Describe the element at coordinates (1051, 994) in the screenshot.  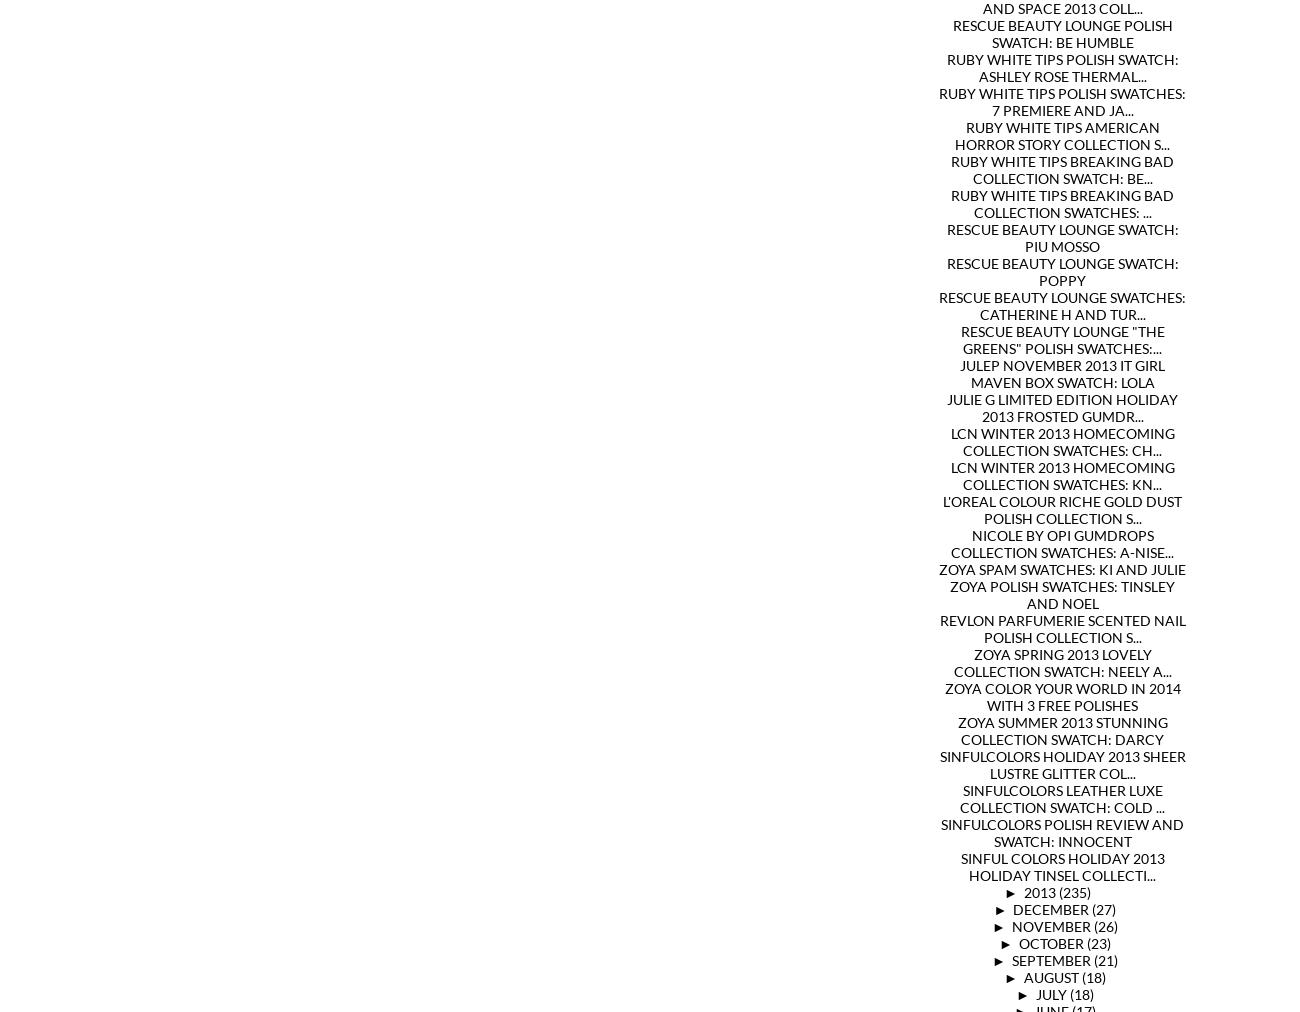
I see `'July'` at that location.